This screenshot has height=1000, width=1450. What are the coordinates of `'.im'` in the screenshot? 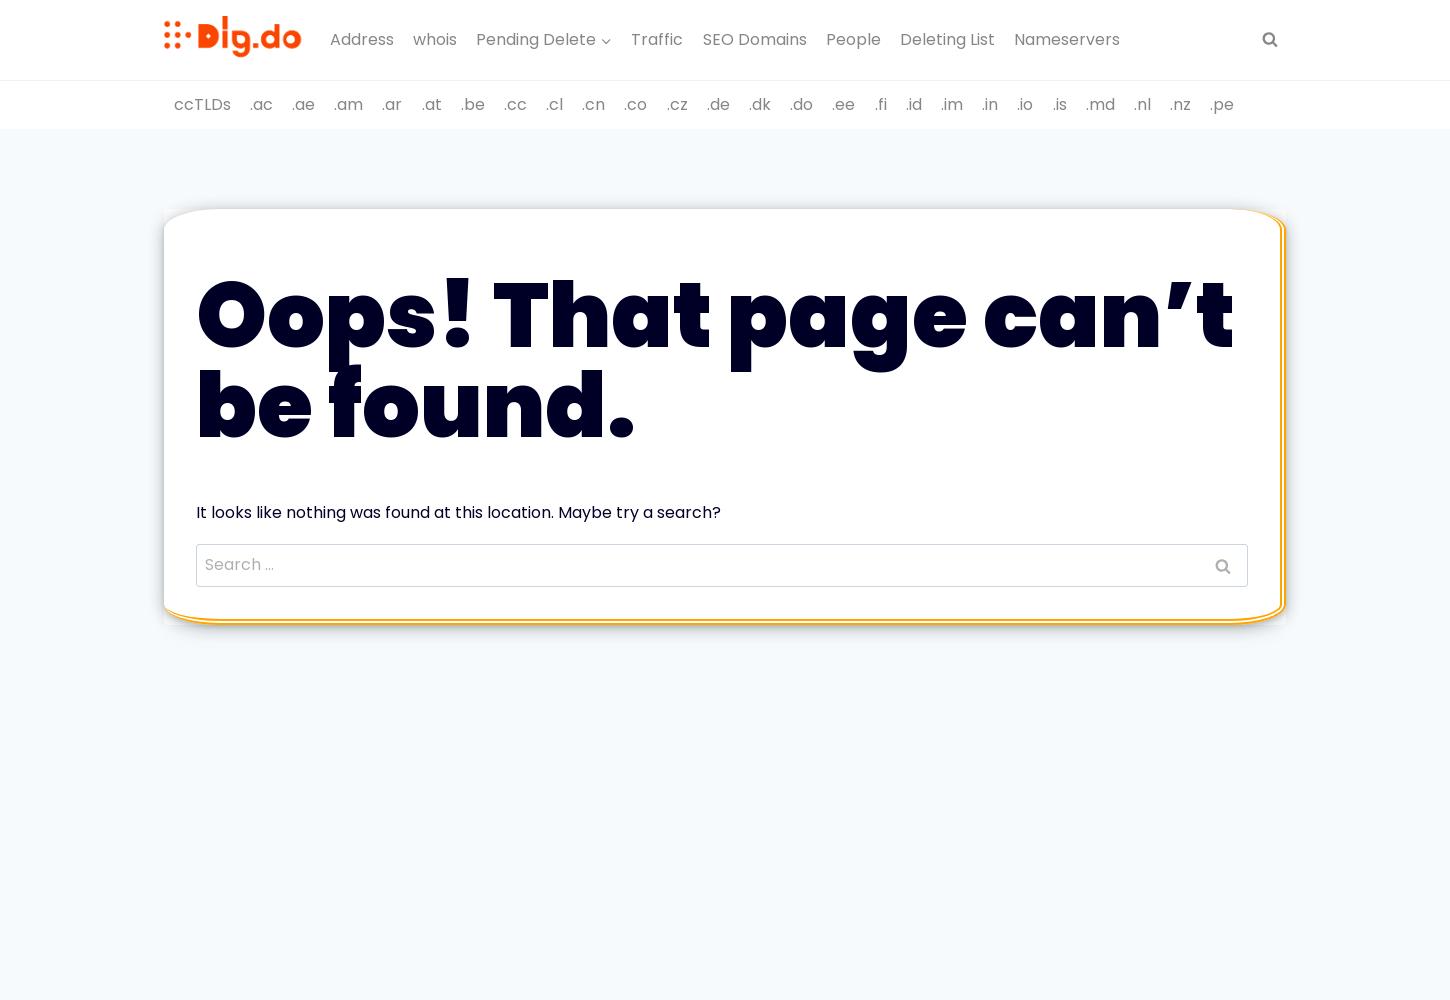 It's located at (950, 102).